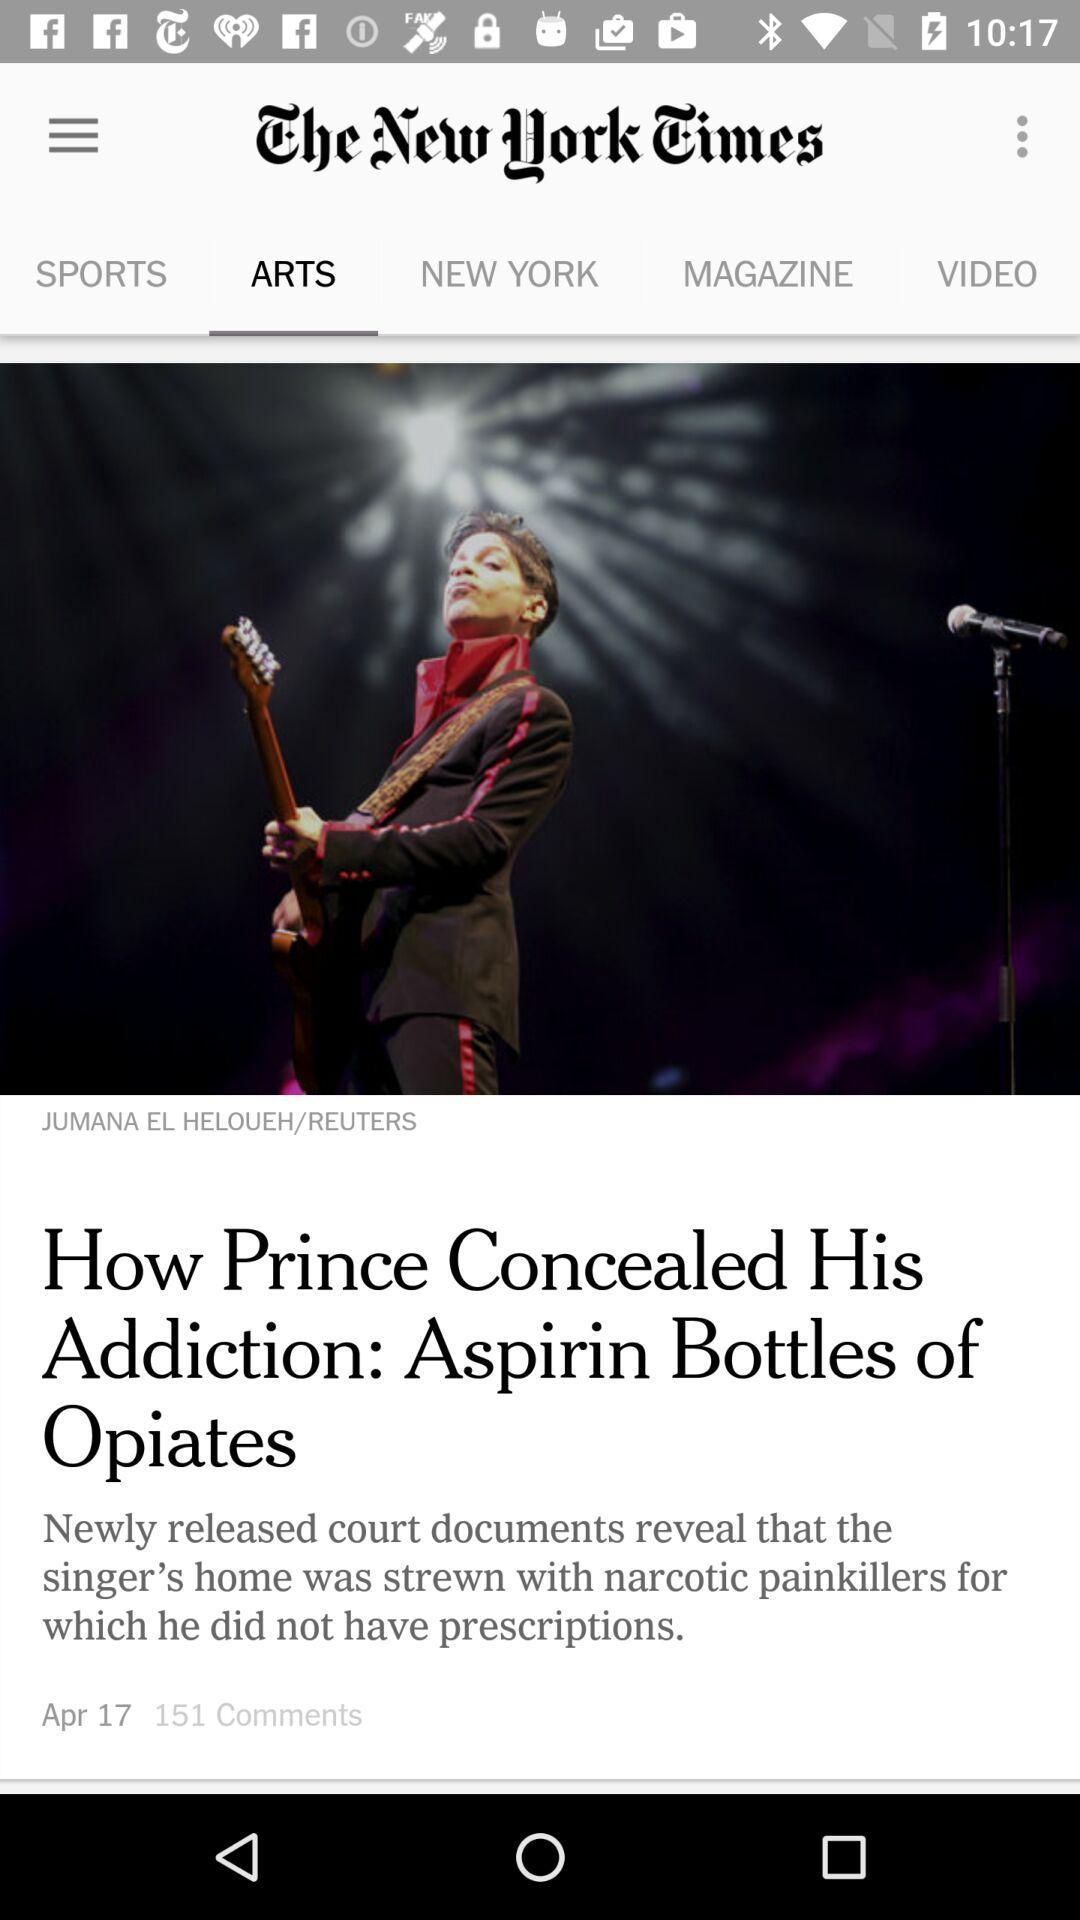 This screenshot has width=1080, height=1920. I want to click on the new york, so click(508, 272).